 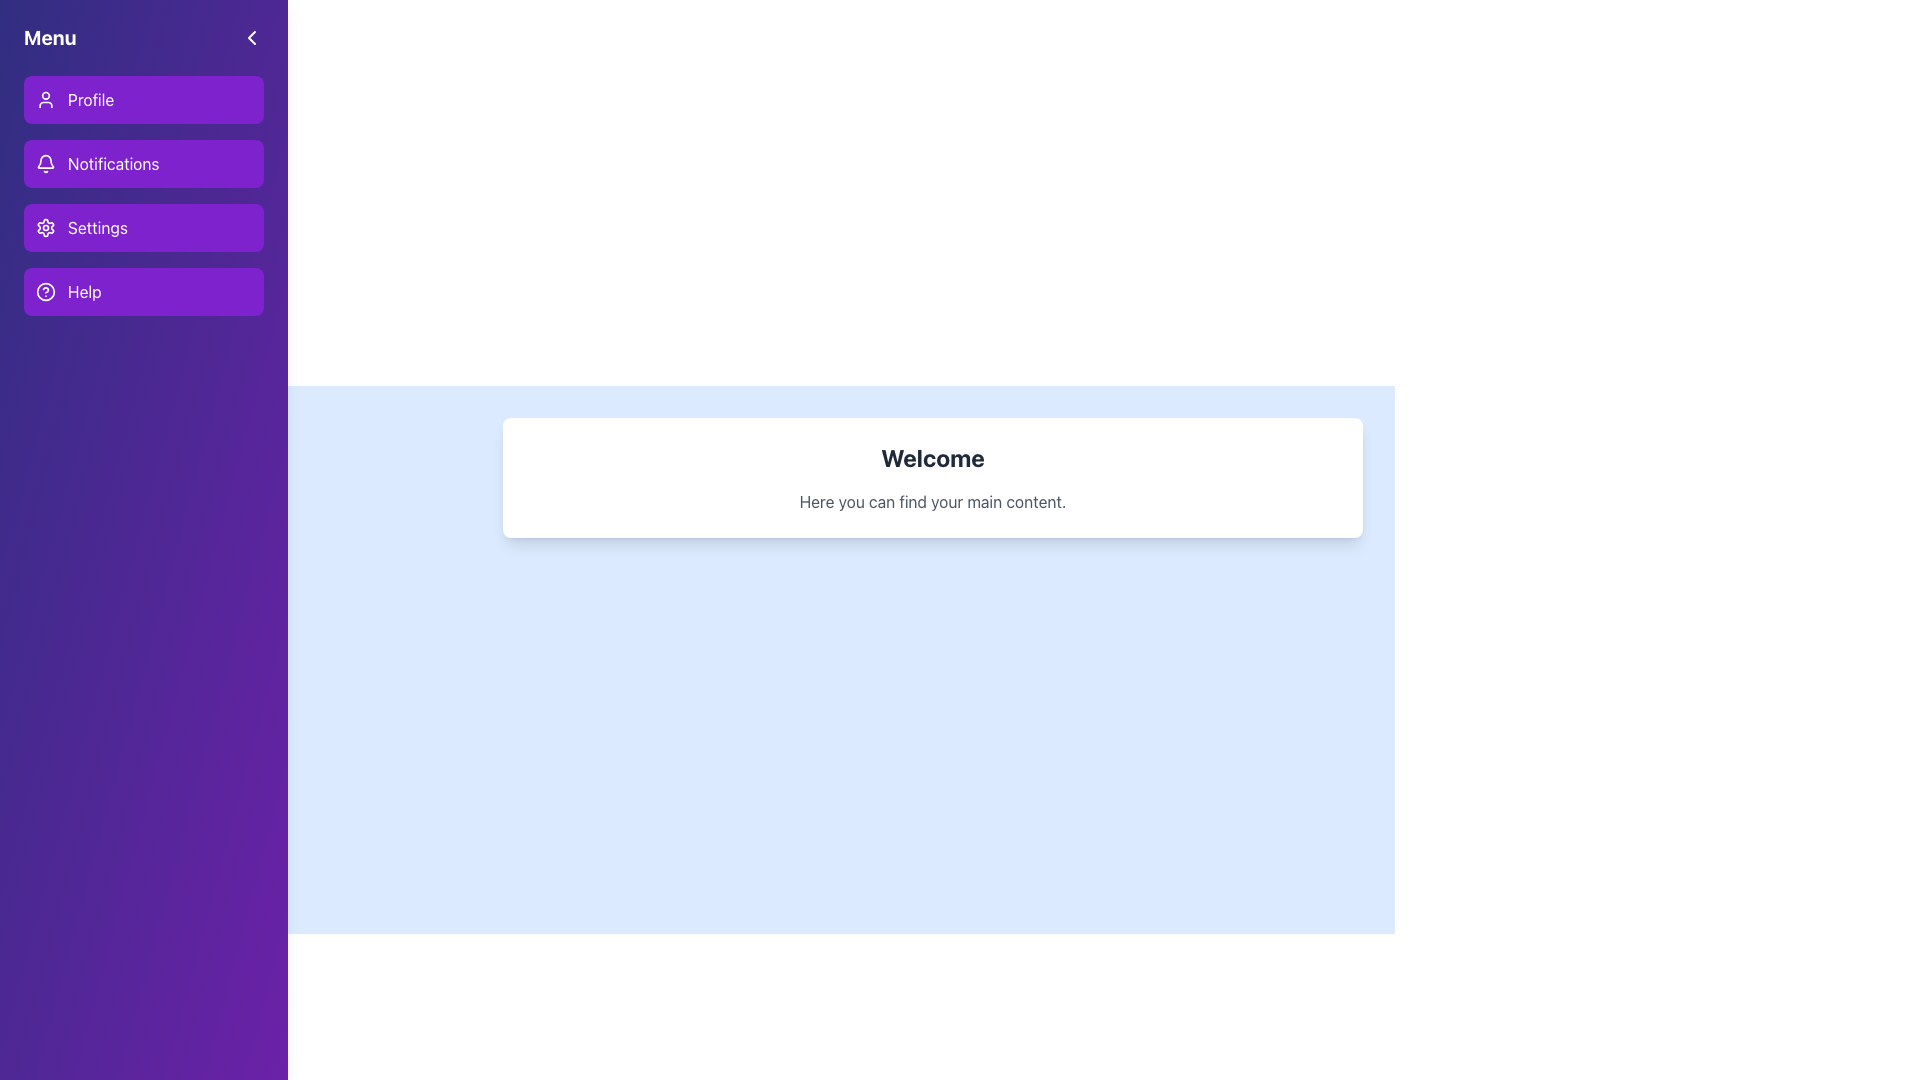 What do you see at coordinates (46, 226) in the screenshot?
I see `the purple gear-shaped icon in the sidebar menu associated with 'Settings'` at bounding box center [46, 226].